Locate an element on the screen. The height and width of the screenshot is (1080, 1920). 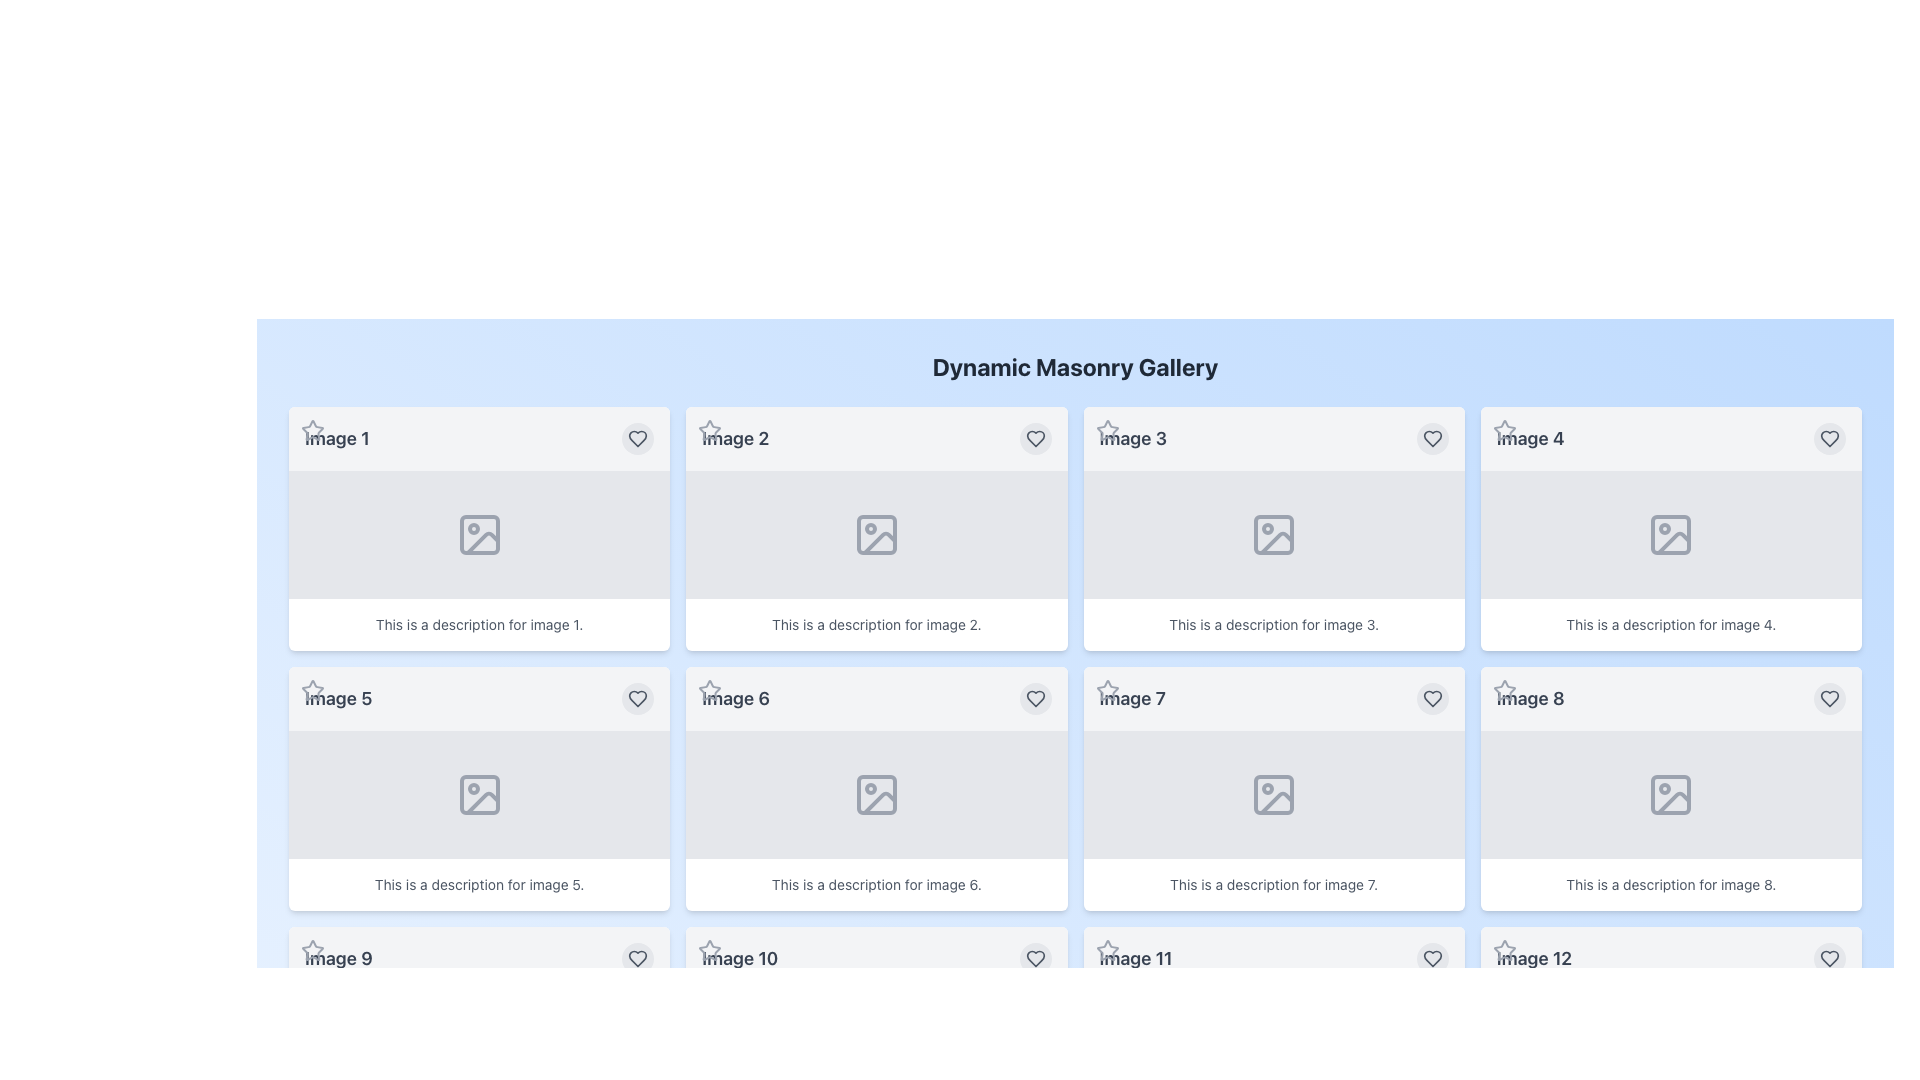
the text label displaying 'Image 6' is located at coordinates (735, 697).